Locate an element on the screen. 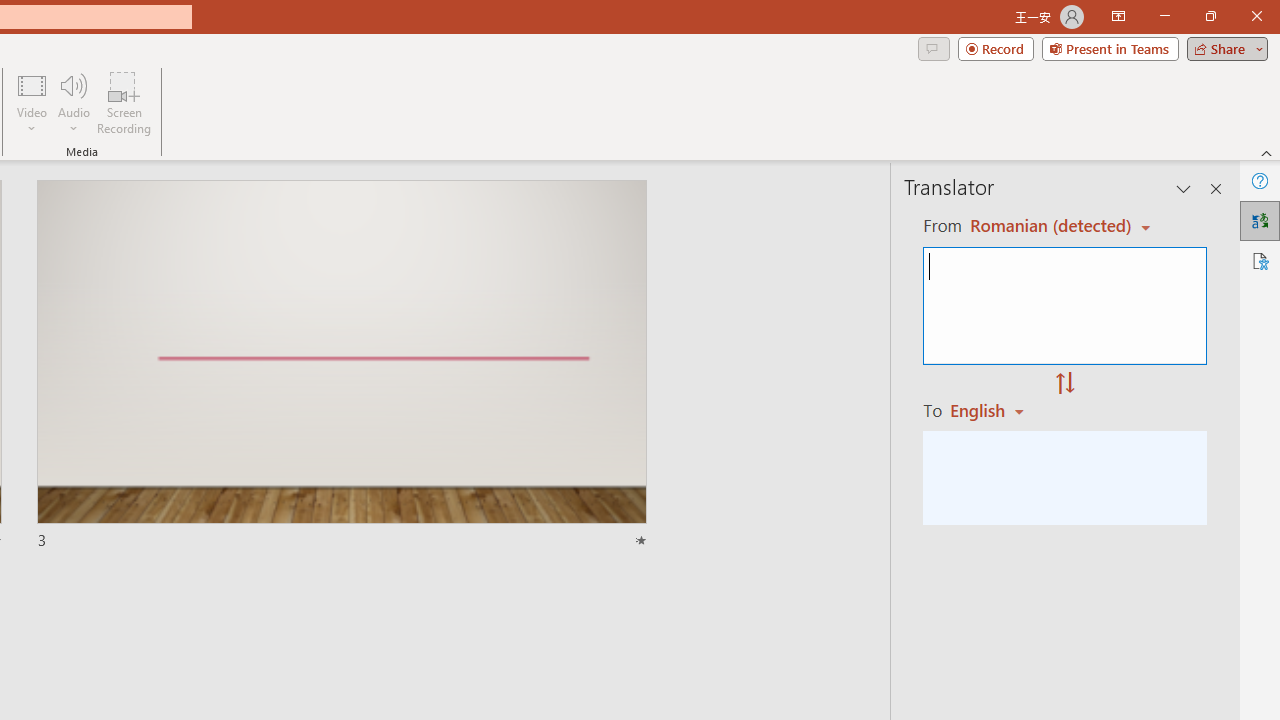 The width and height of the screenshot is (1280, 720). 'Swap "from" and "to" languages.' is located at coordinates (1064, 384).